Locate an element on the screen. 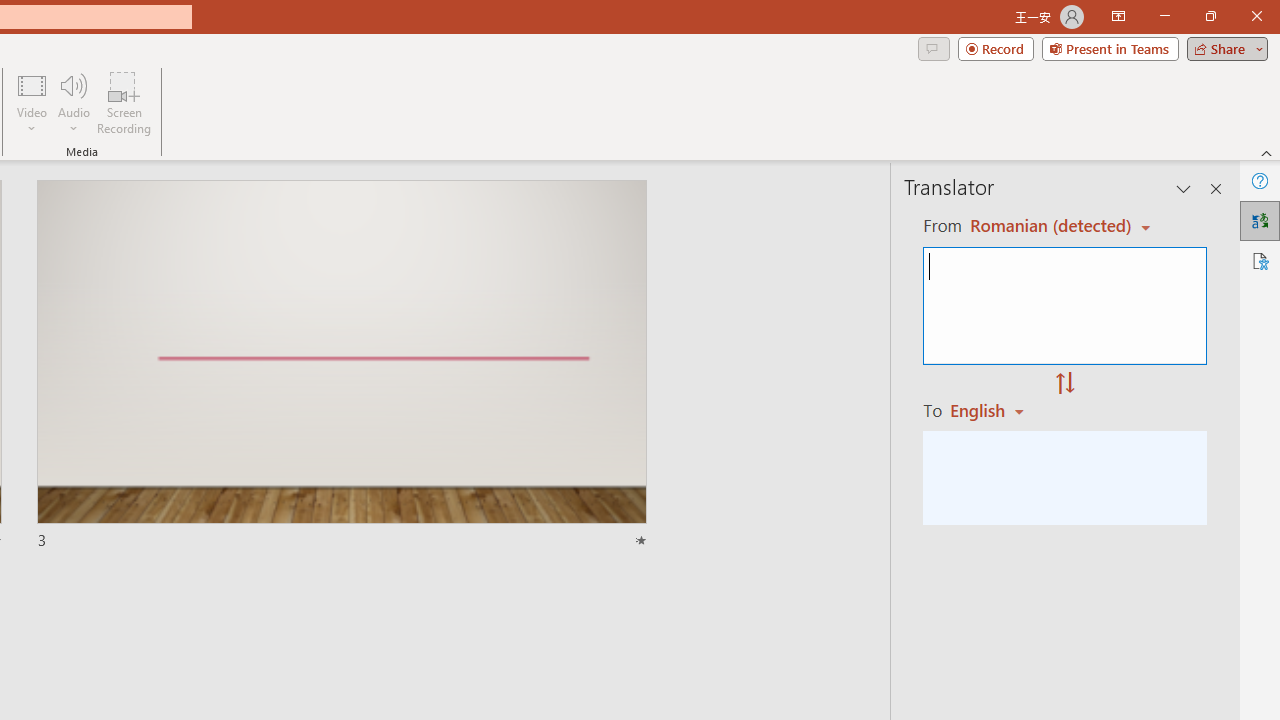 The width and height of the screenshot is (1280, 720). 'Swap "from" and "to" languages.' is located at coordinates (1064, 384).